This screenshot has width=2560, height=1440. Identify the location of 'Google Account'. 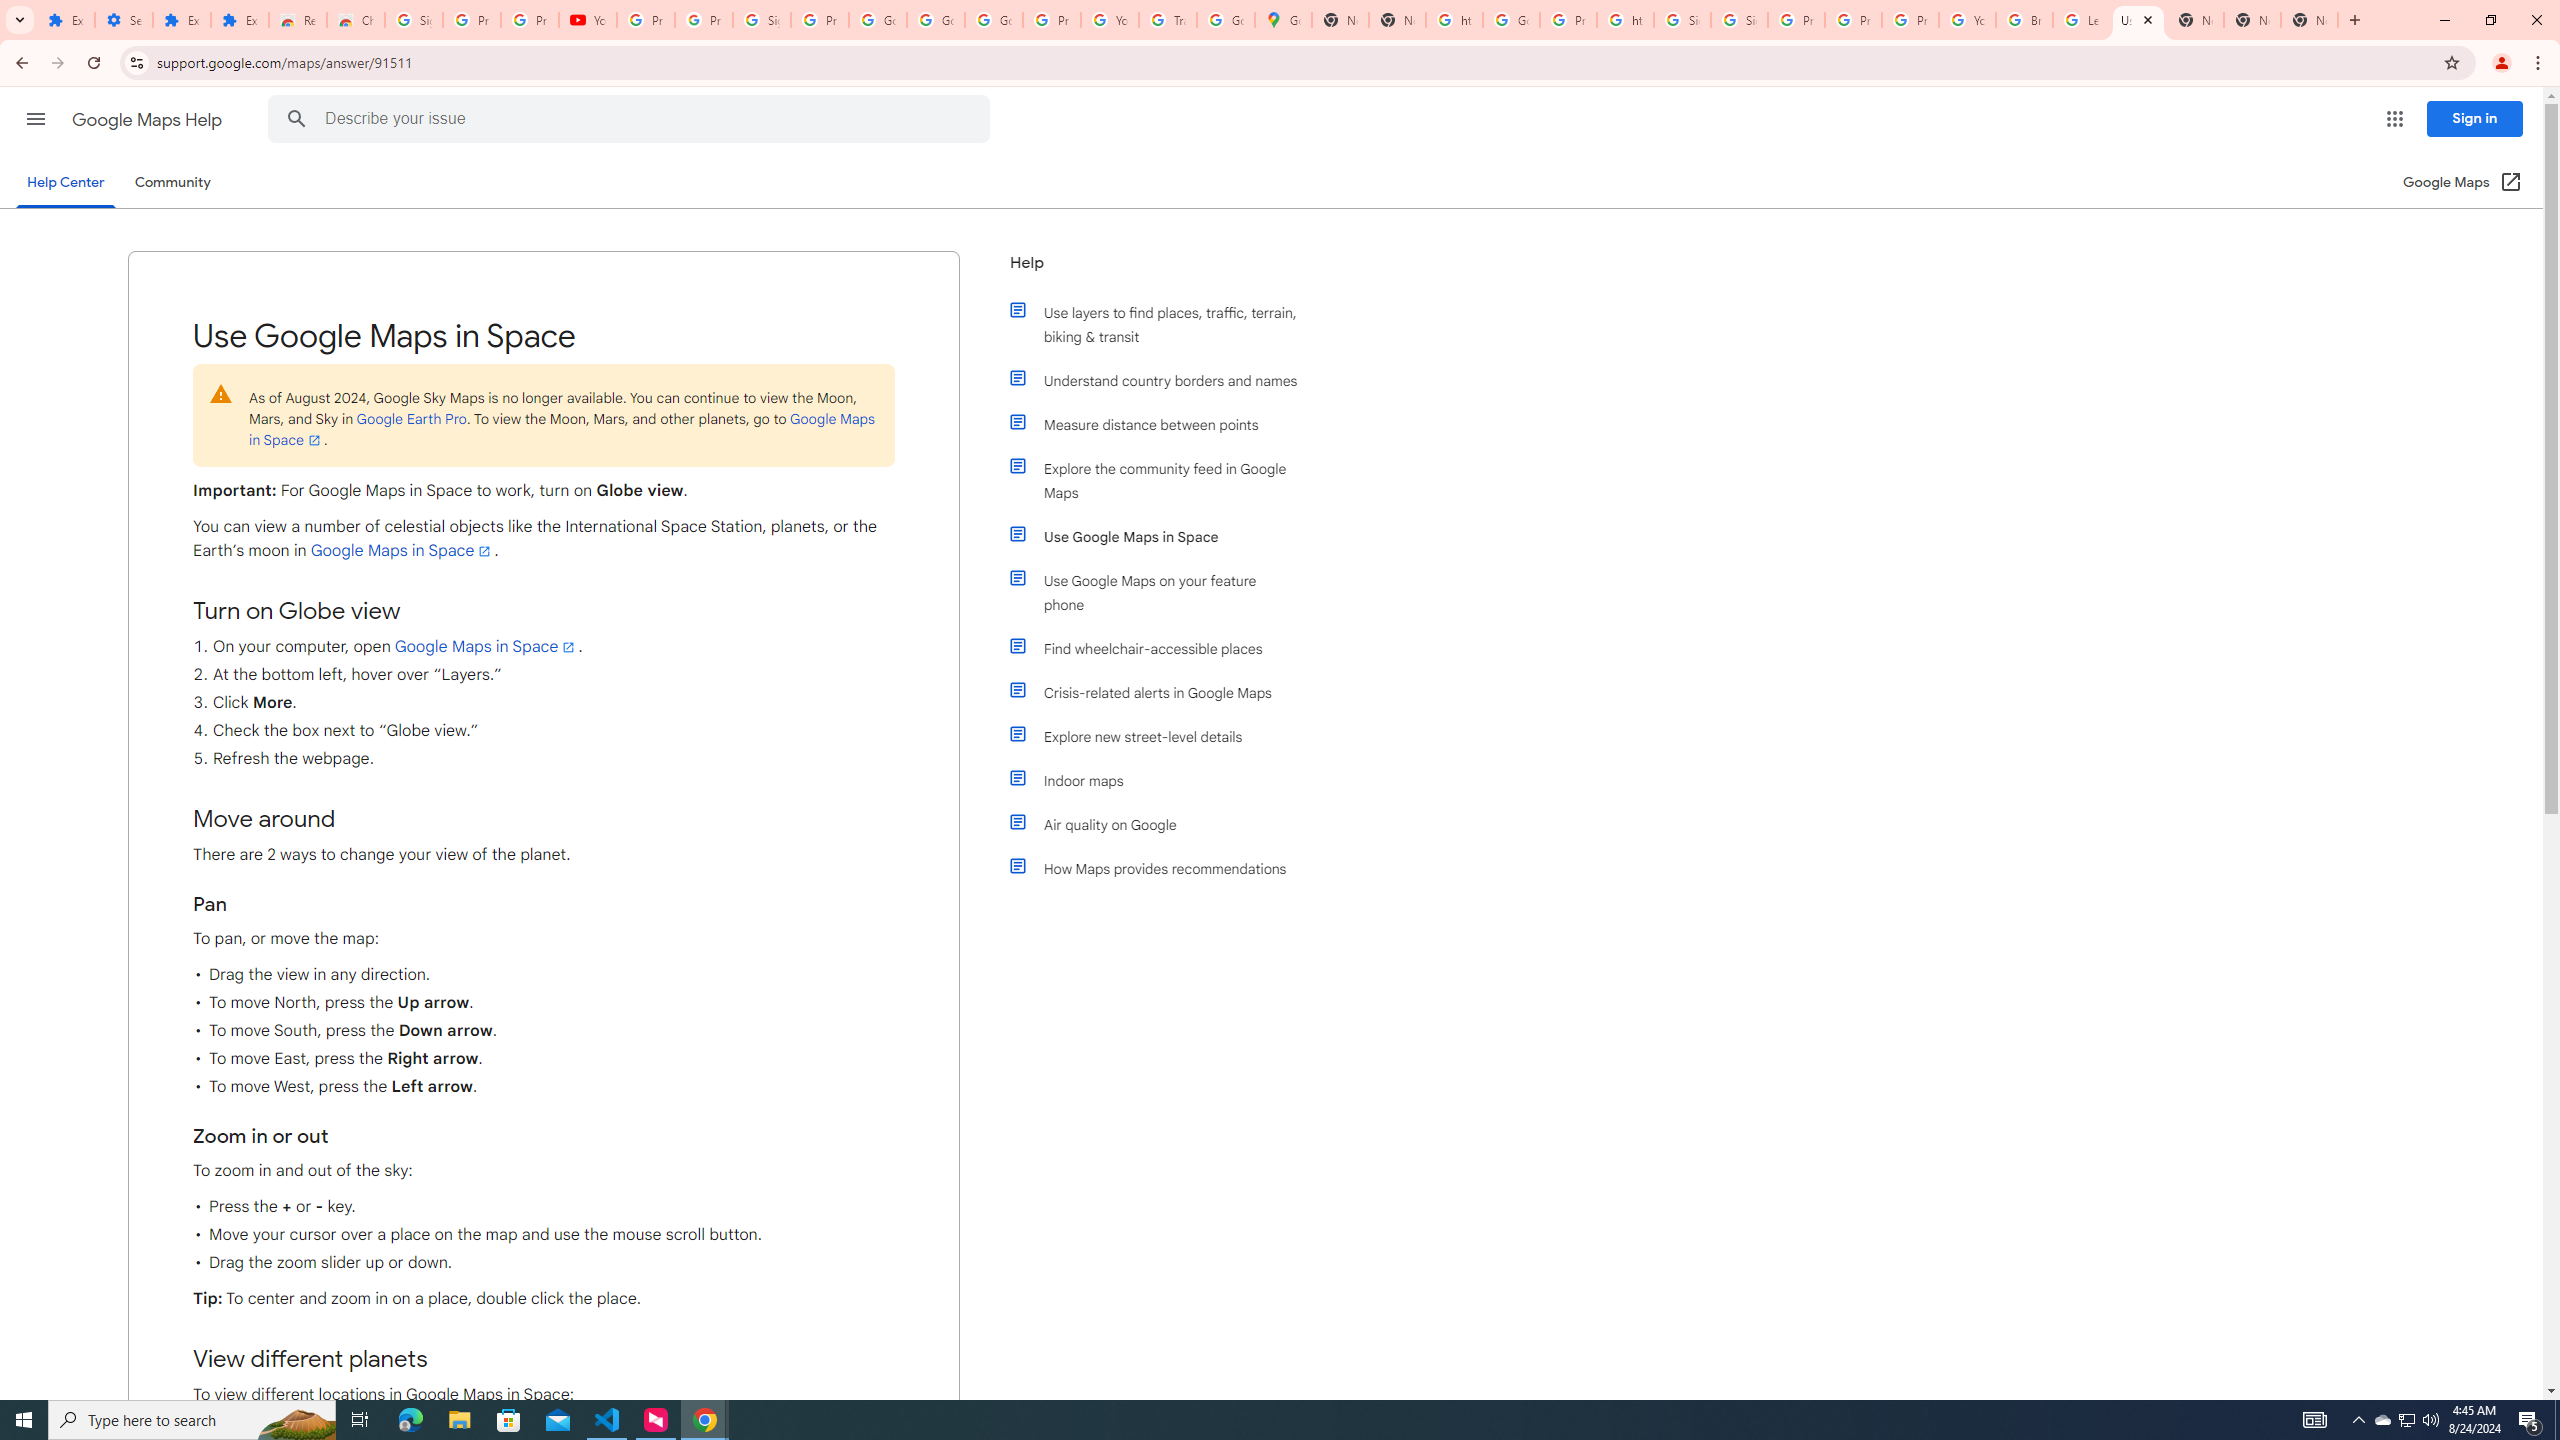
(934, 19).